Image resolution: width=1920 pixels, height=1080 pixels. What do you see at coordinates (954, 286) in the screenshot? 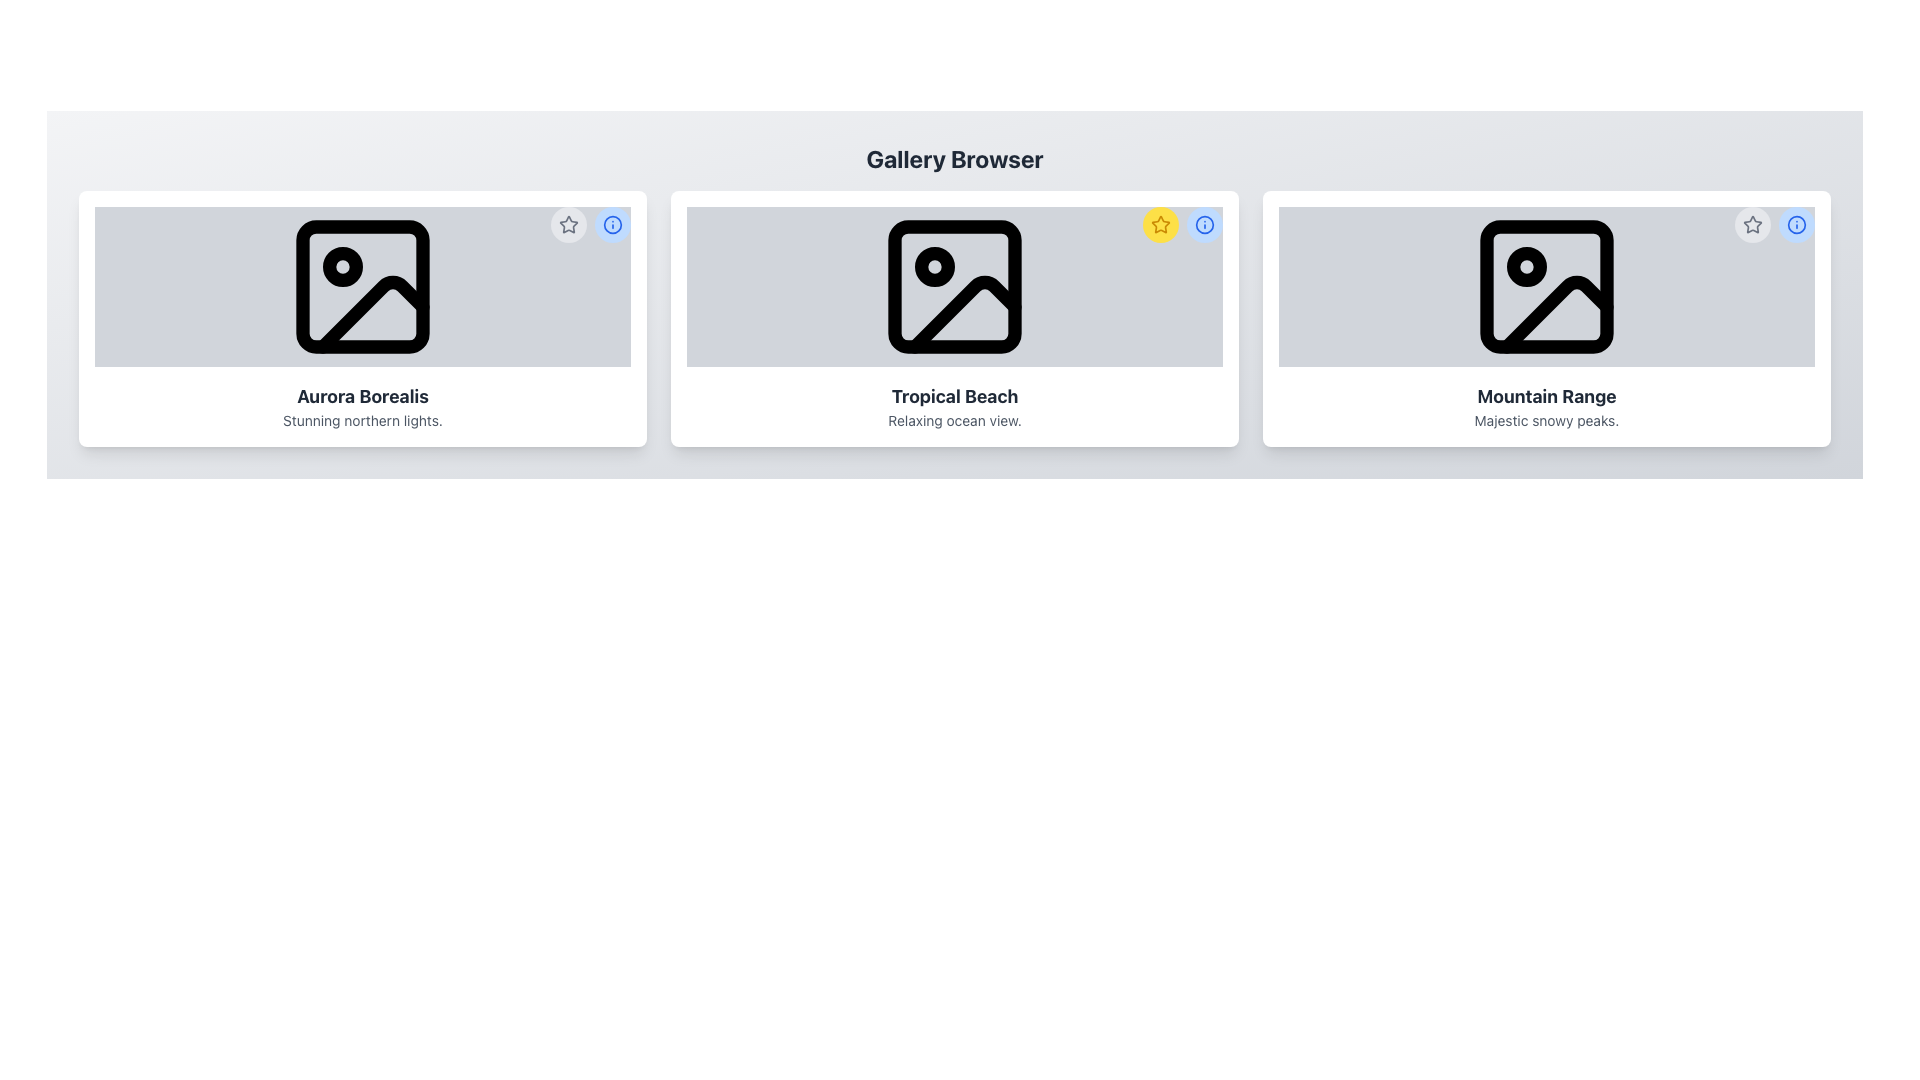
I see `the square-shaped icon with rounded corners filled with a light gray background, located in the center area of the interface as part of the 'Tropical Beach' image placeholder` at bounding box center [954, 286].